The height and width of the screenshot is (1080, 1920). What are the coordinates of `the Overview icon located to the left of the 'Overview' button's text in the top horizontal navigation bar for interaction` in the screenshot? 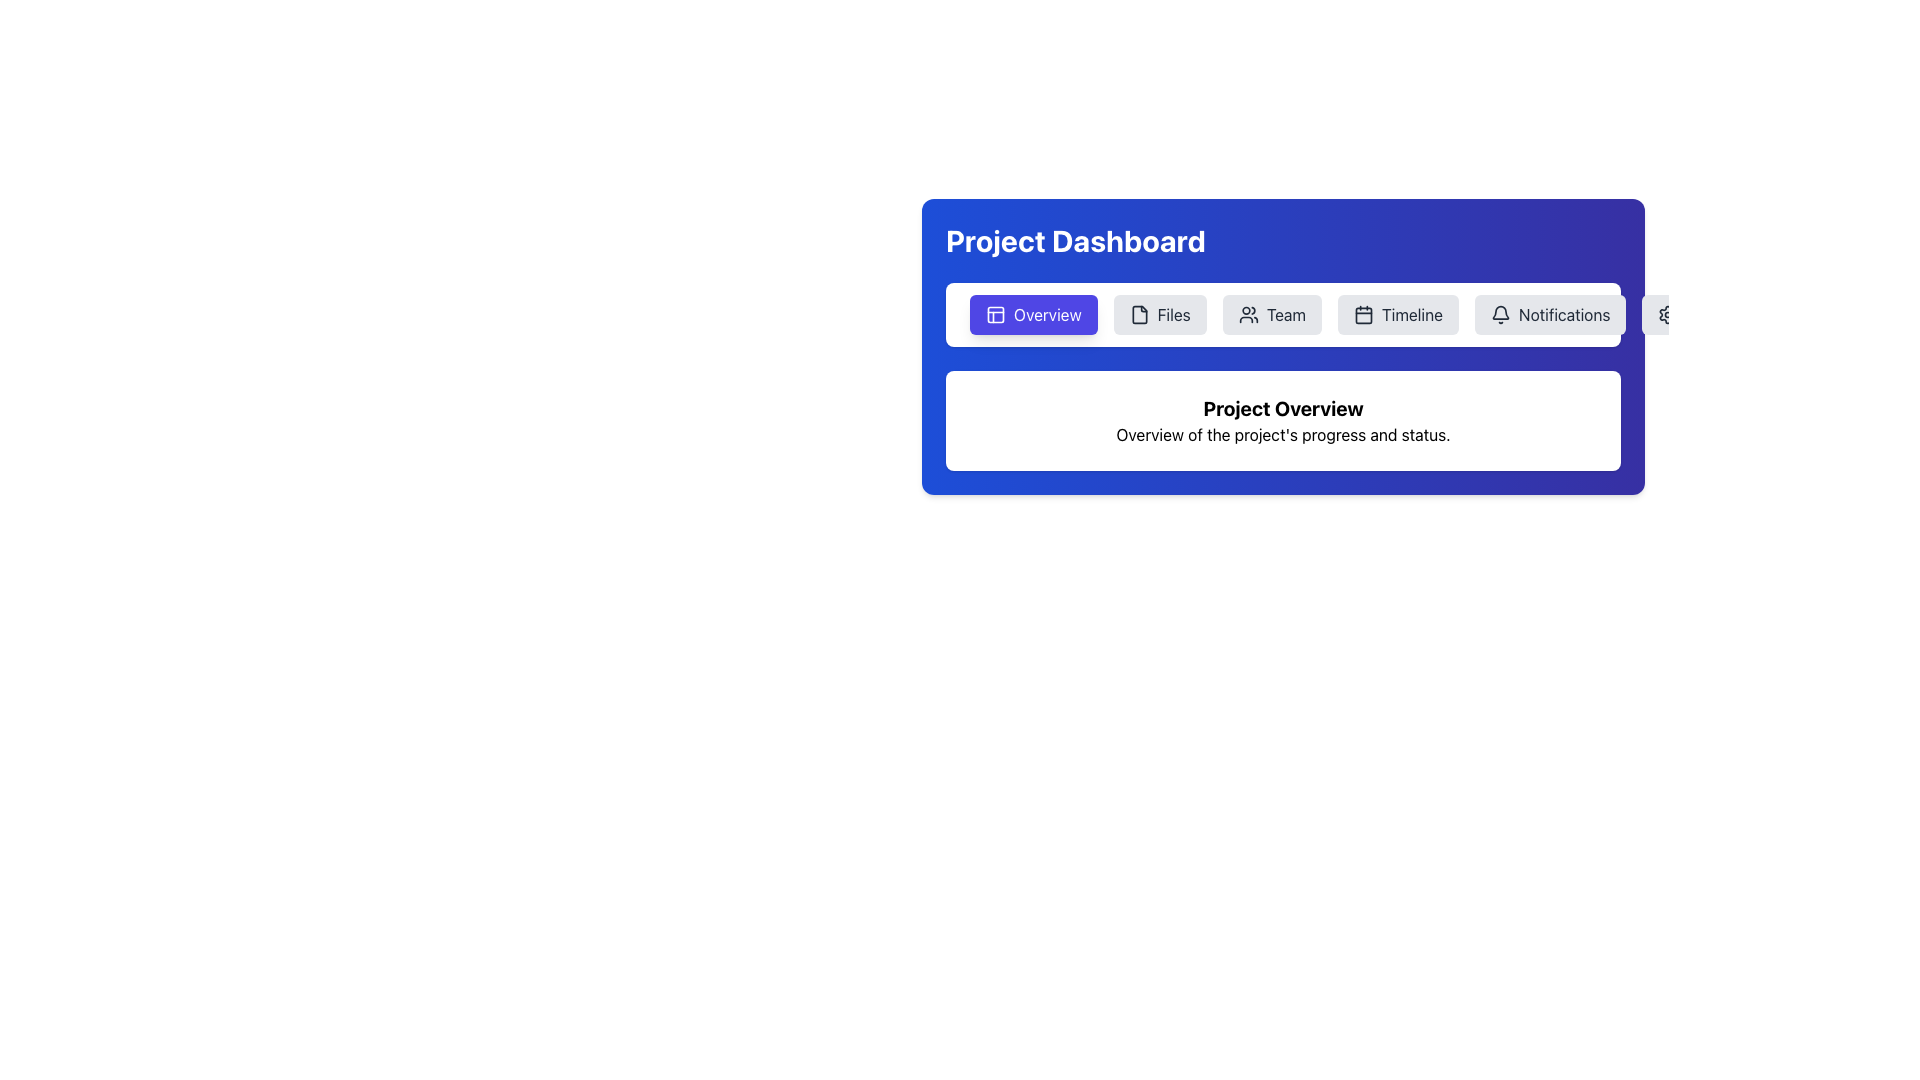 It's located at (996, 315).